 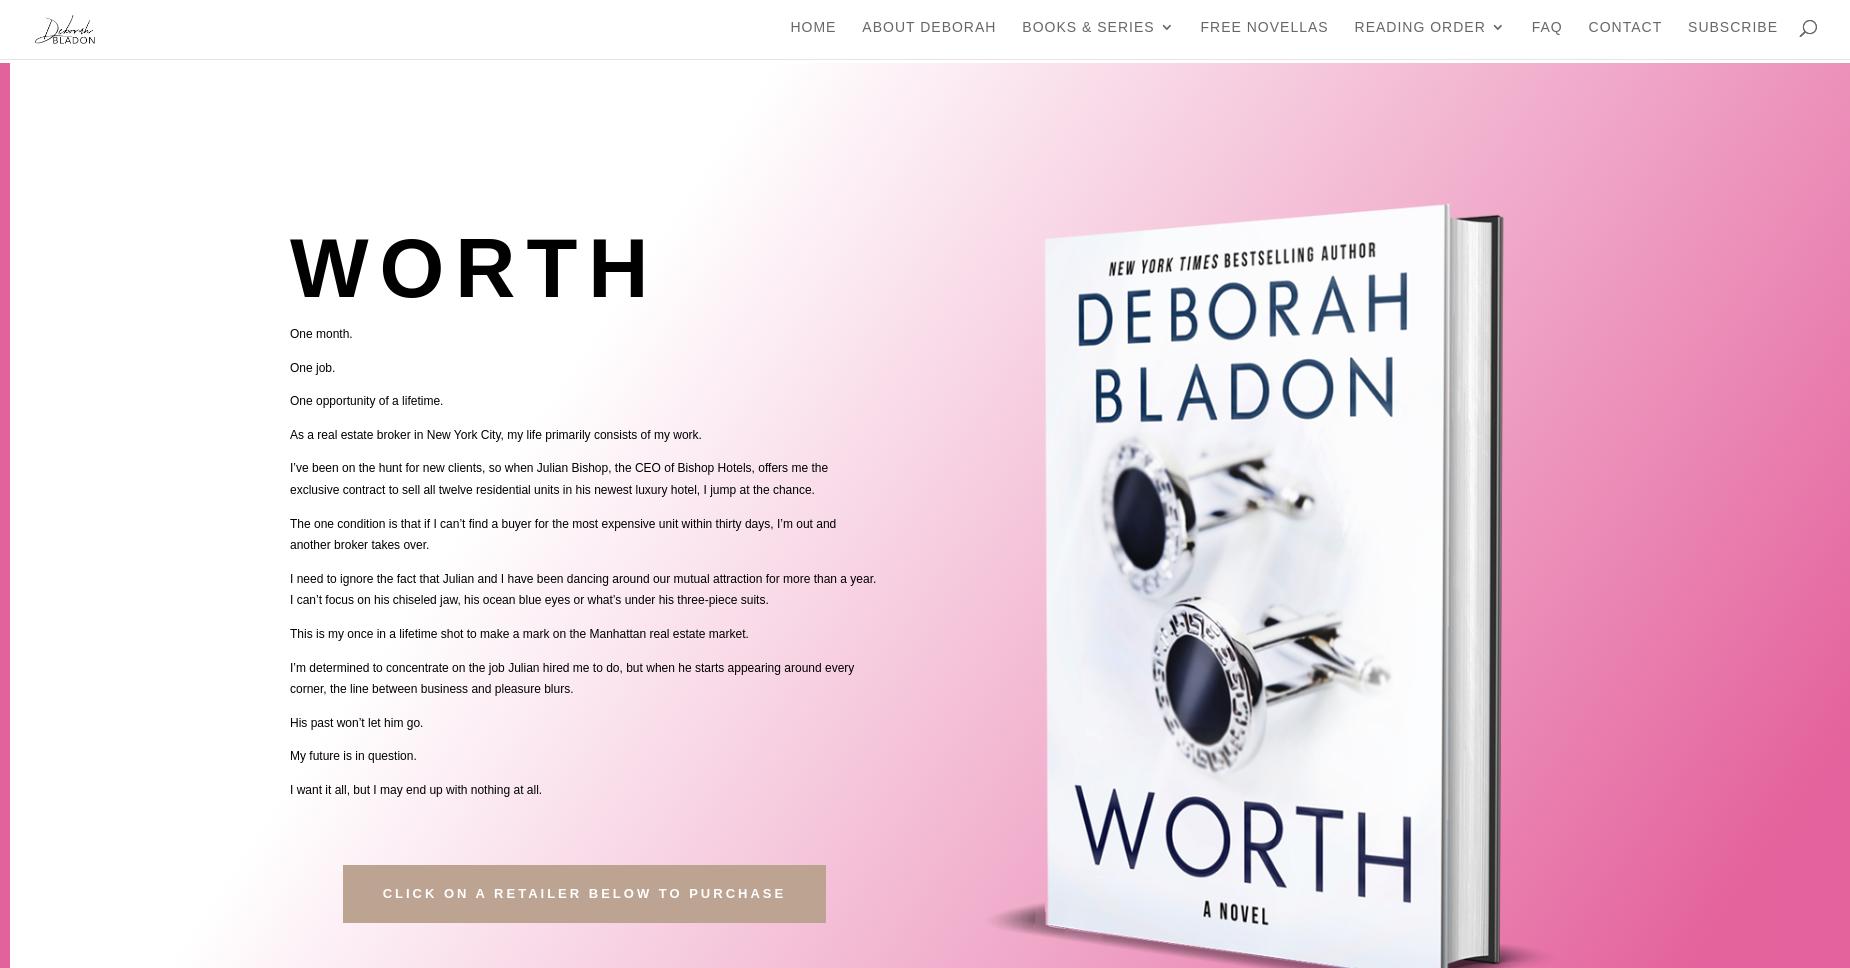 What do you see at coordinates (415, 788) in the screenshot?
I see `'I want it all, but I may end up with nothing at all.'` at bounding box center [415, 788].